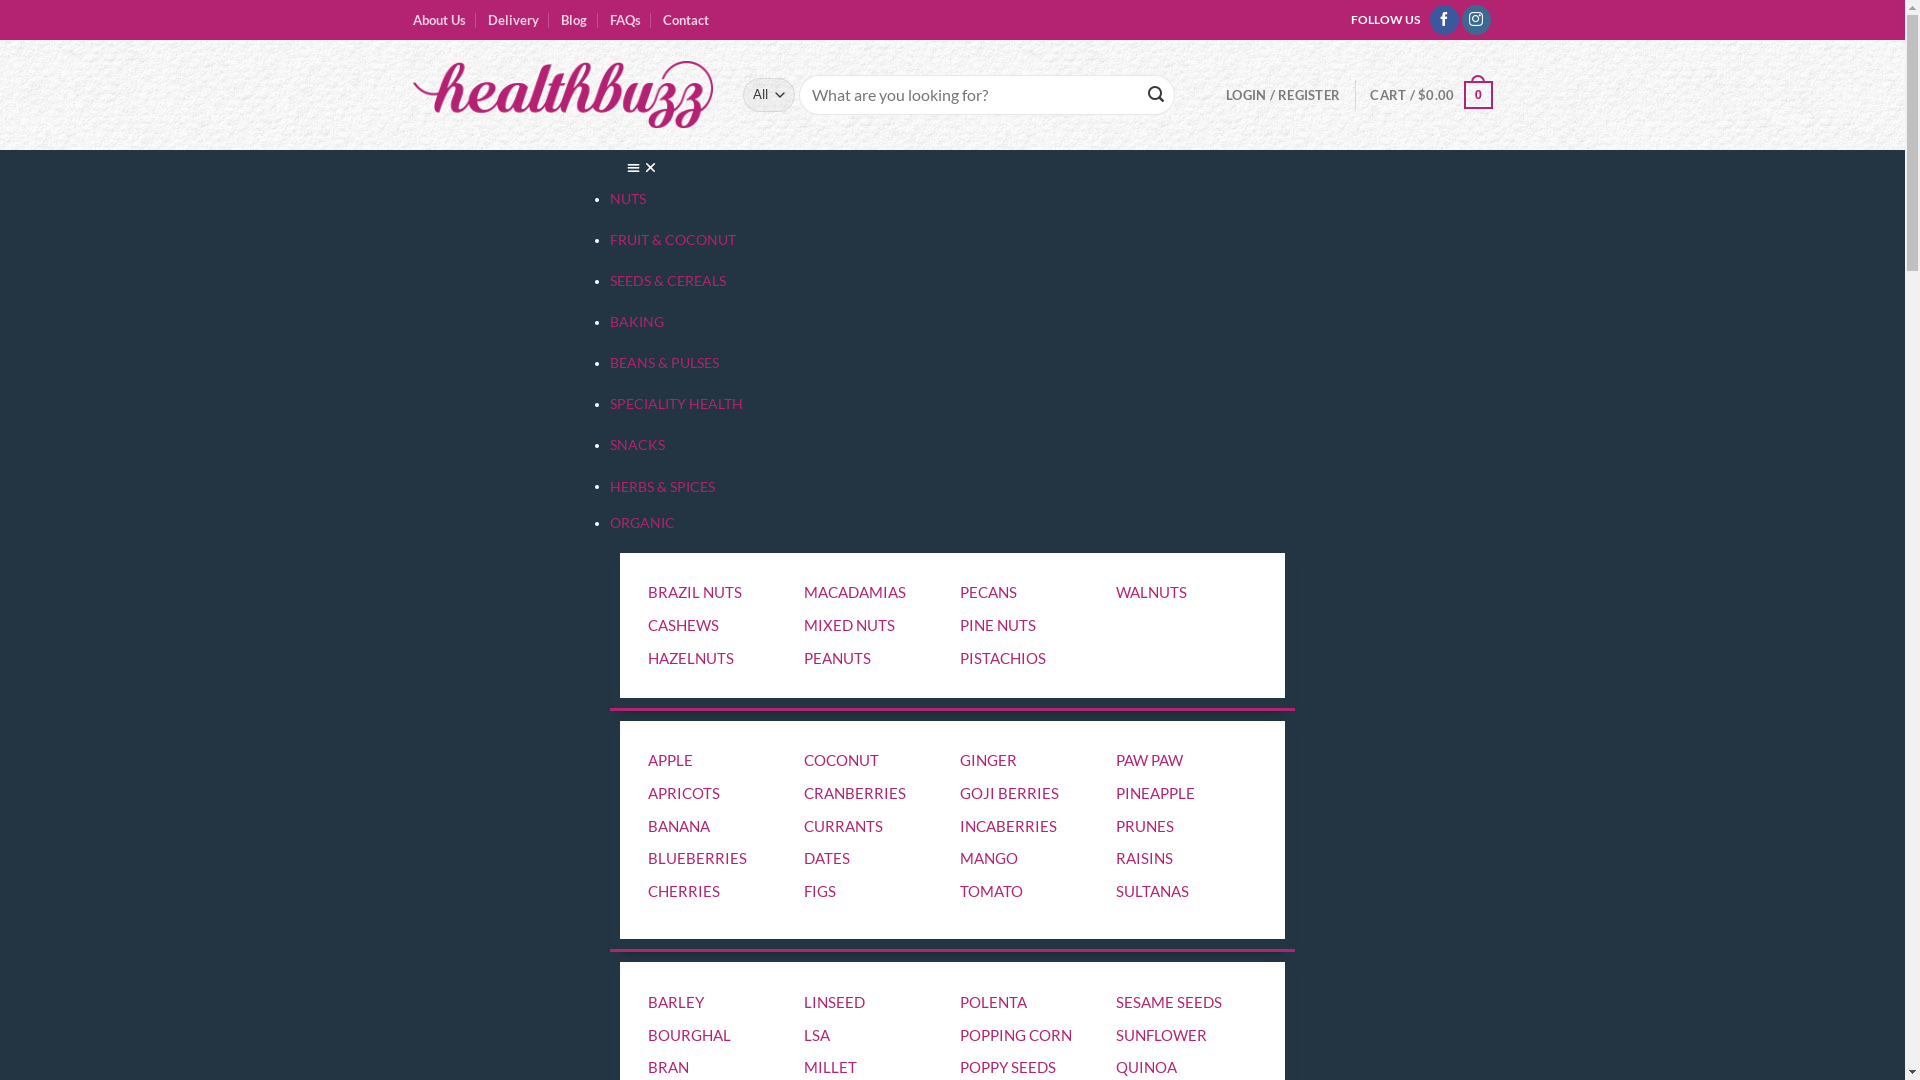 This screenshot has width=1920, height=1080. Describe the element at coordinates (1282, 95) in the screenshot. I see `'LOGIN / REGISTER'` at that location.